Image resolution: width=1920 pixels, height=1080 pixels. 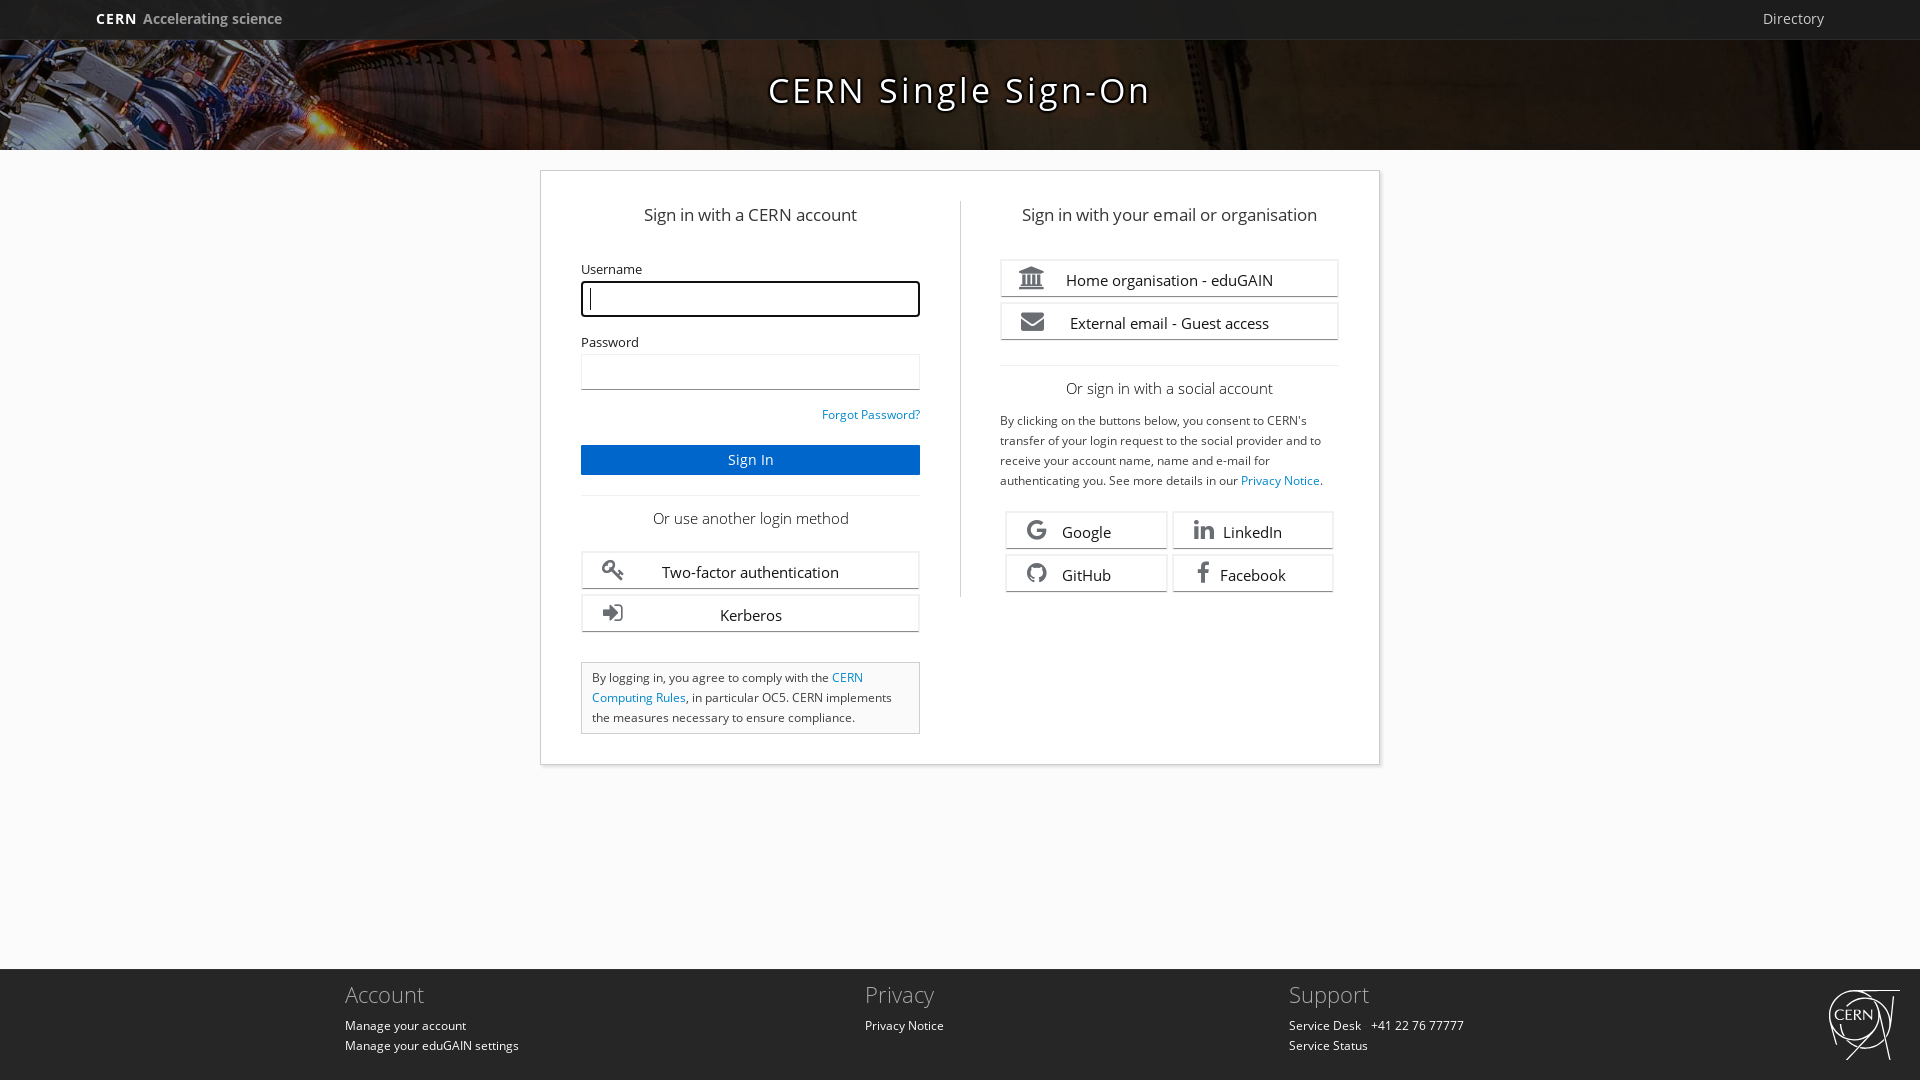 I want to click on 'Privacy Notice', so click(x=1280, y=480).